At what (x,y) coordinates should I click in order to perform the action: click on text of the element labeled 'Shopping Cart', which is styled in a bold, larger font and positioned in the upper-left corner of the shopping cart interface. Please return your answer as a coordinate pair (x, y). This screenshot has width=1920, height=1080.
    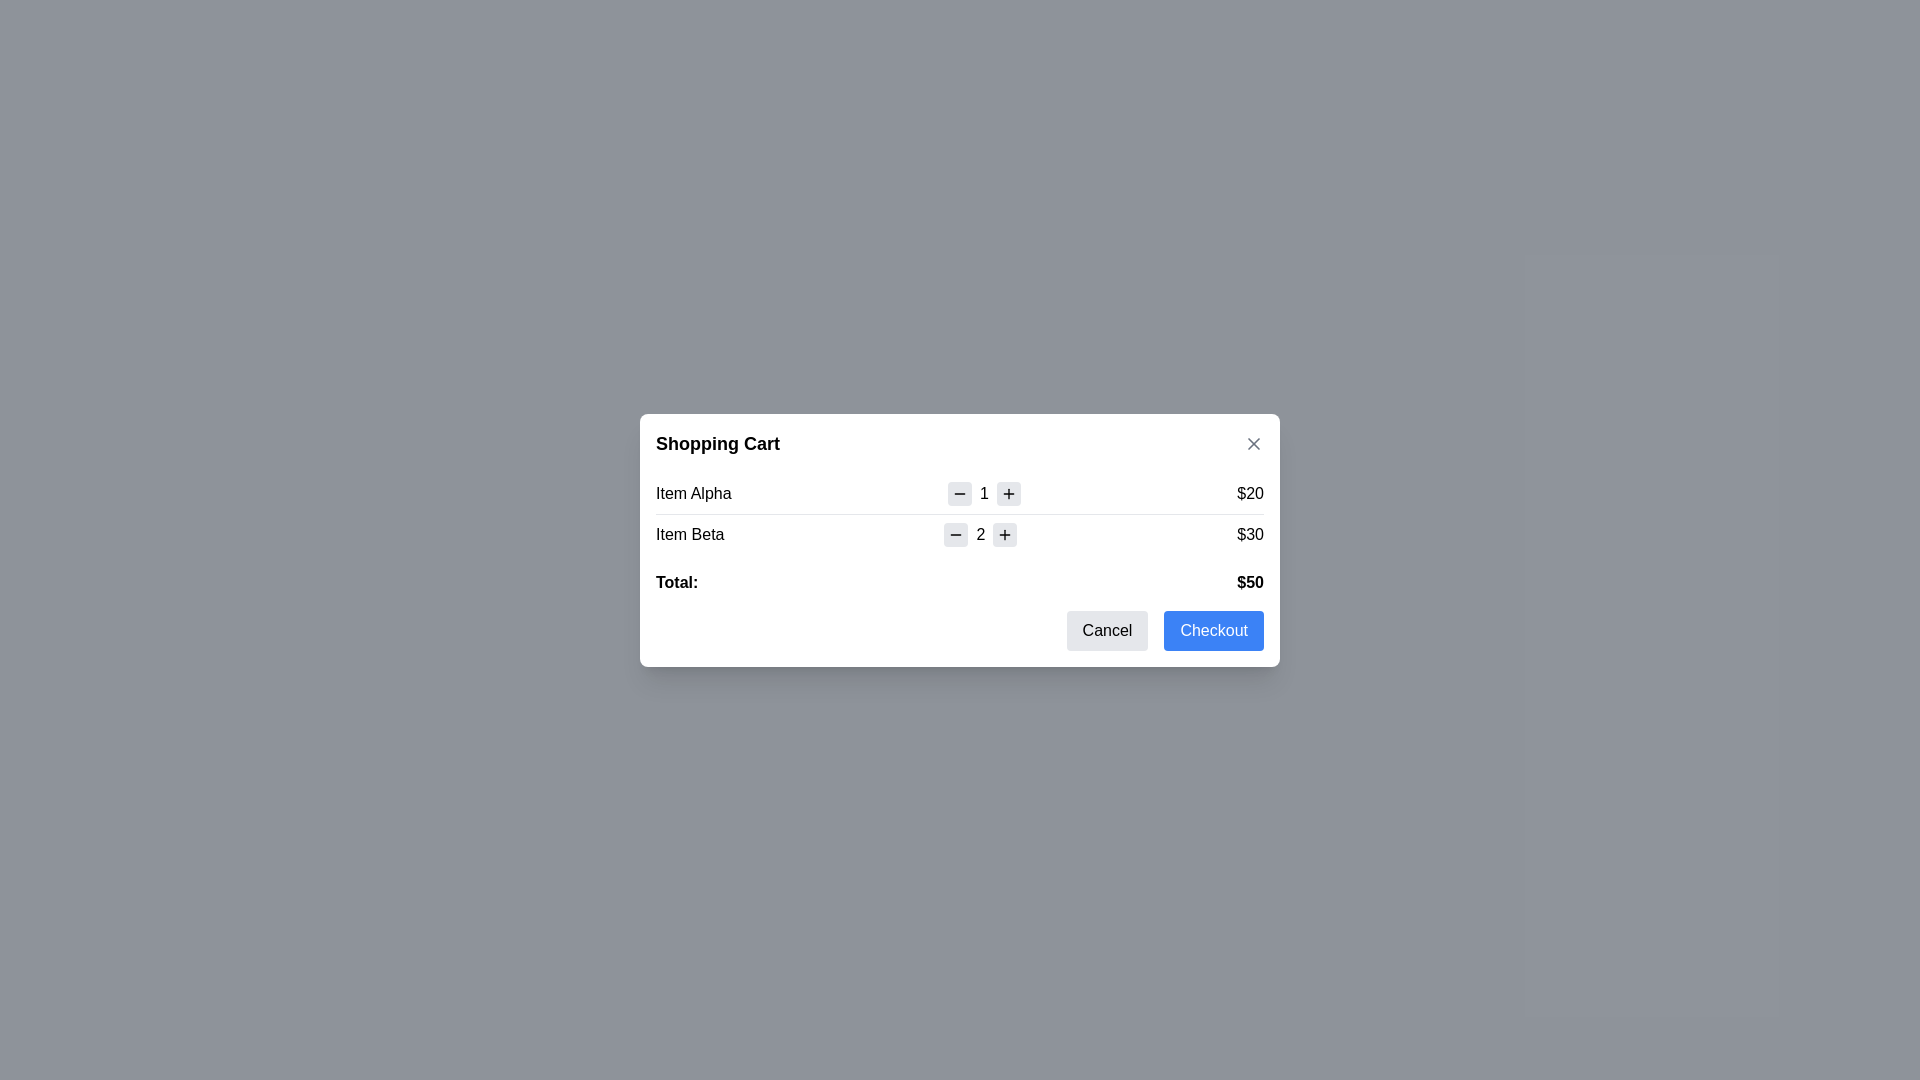
    Looking at the image, I should click on (718, 442).